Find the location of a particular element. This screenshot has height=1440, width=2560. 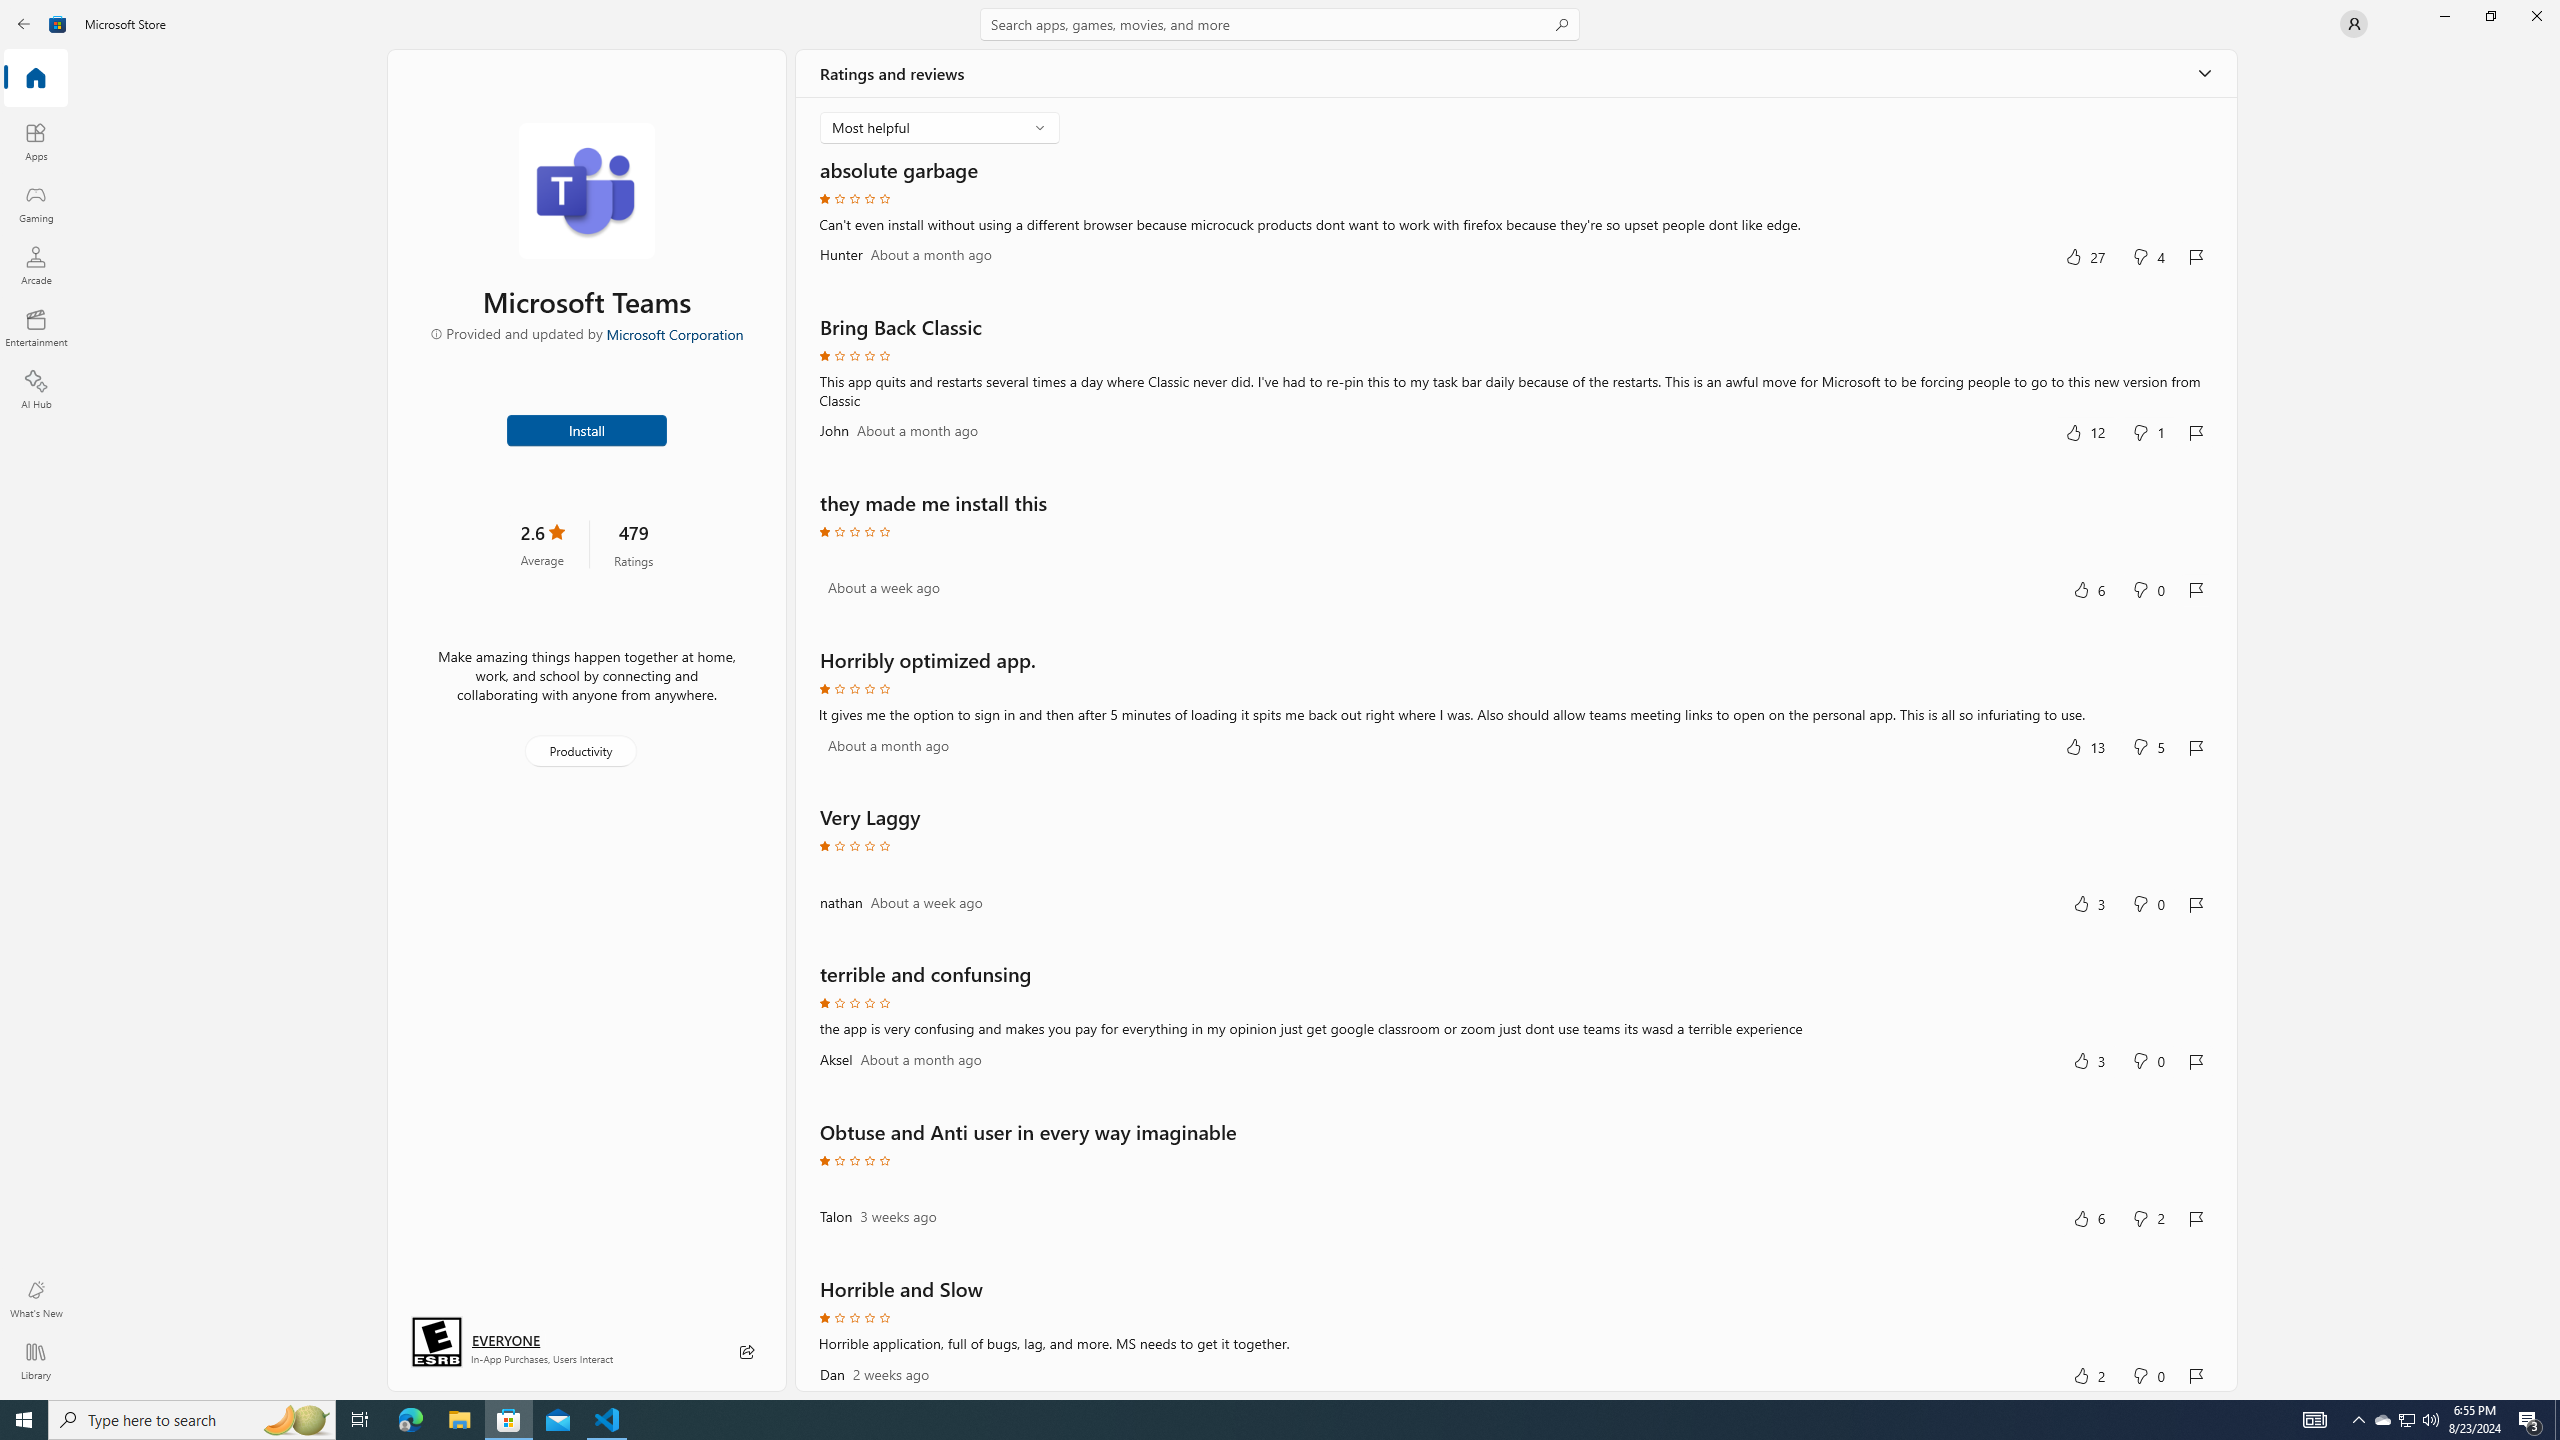

'Yes, this was helpful. 3 votes.' is located at coordinates (2087, 1060).